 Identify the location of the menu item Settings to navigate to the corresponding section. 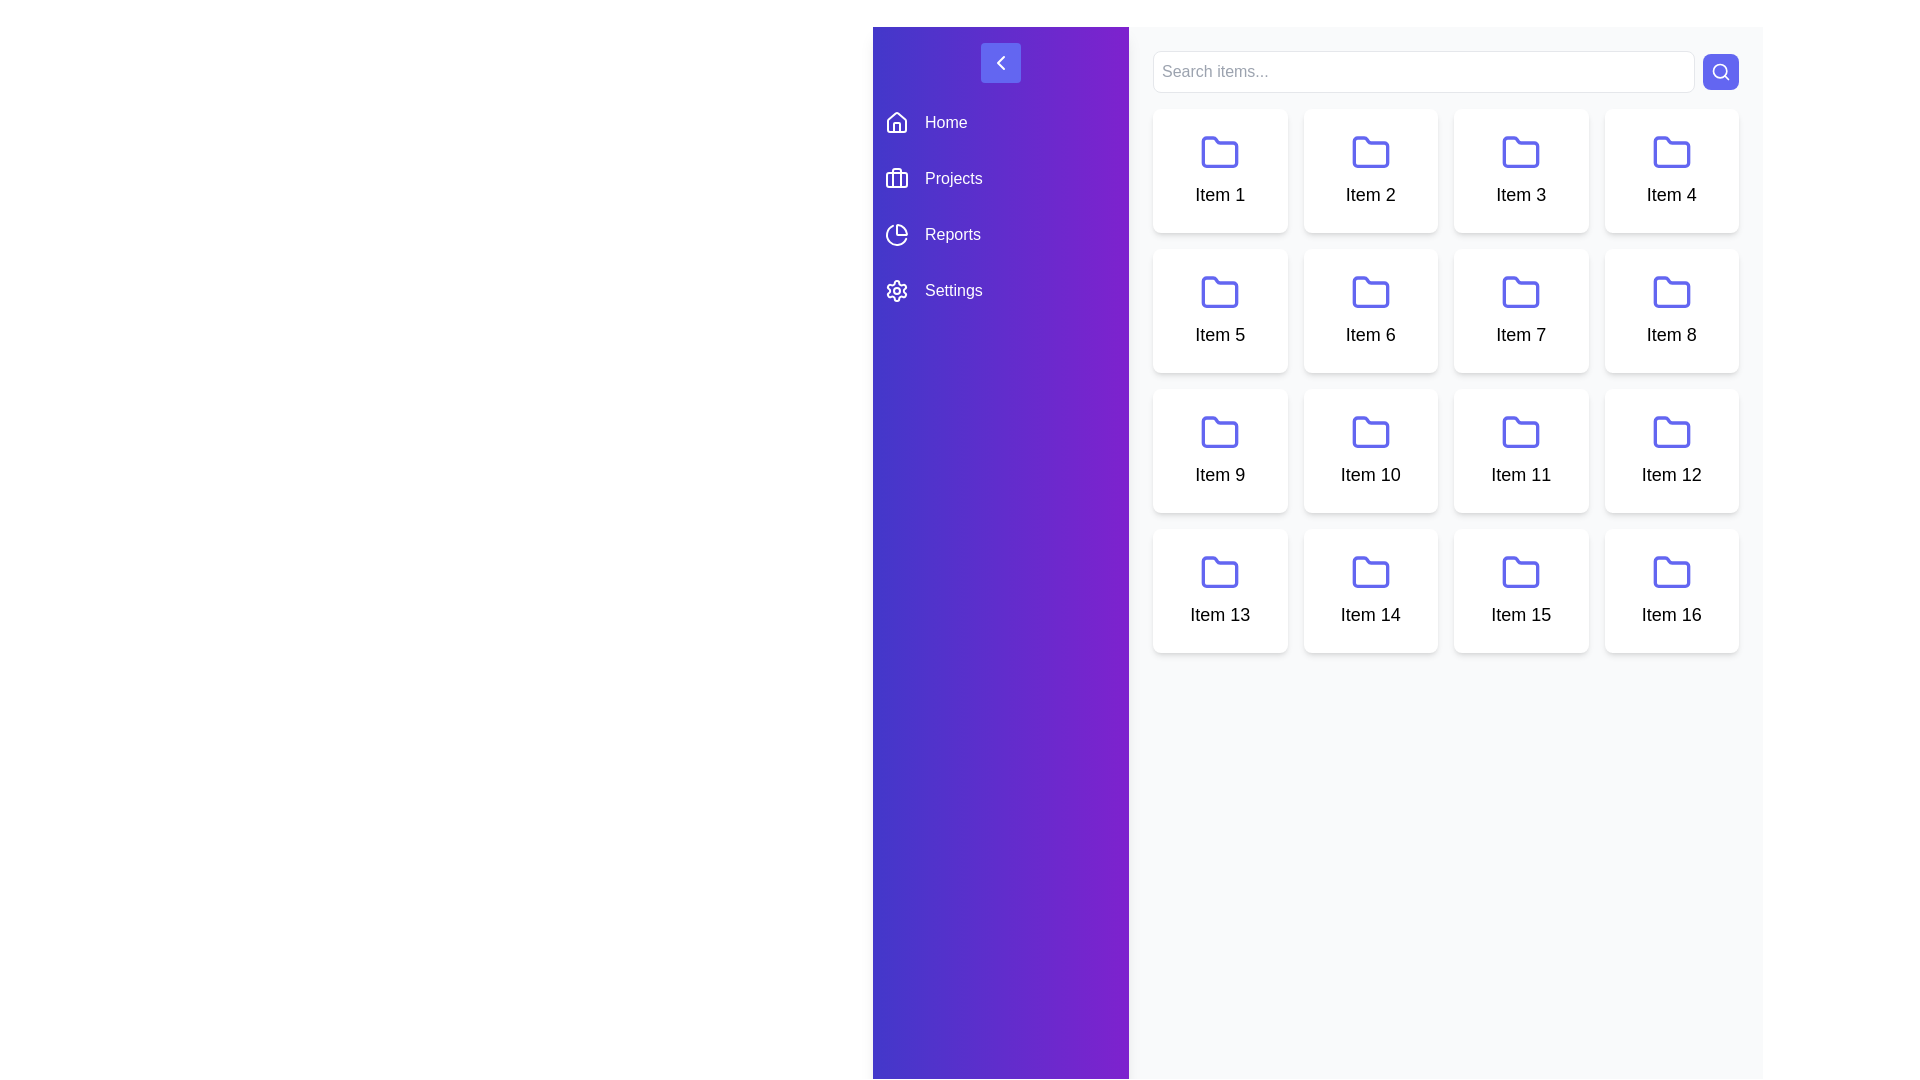
(1001, 290).